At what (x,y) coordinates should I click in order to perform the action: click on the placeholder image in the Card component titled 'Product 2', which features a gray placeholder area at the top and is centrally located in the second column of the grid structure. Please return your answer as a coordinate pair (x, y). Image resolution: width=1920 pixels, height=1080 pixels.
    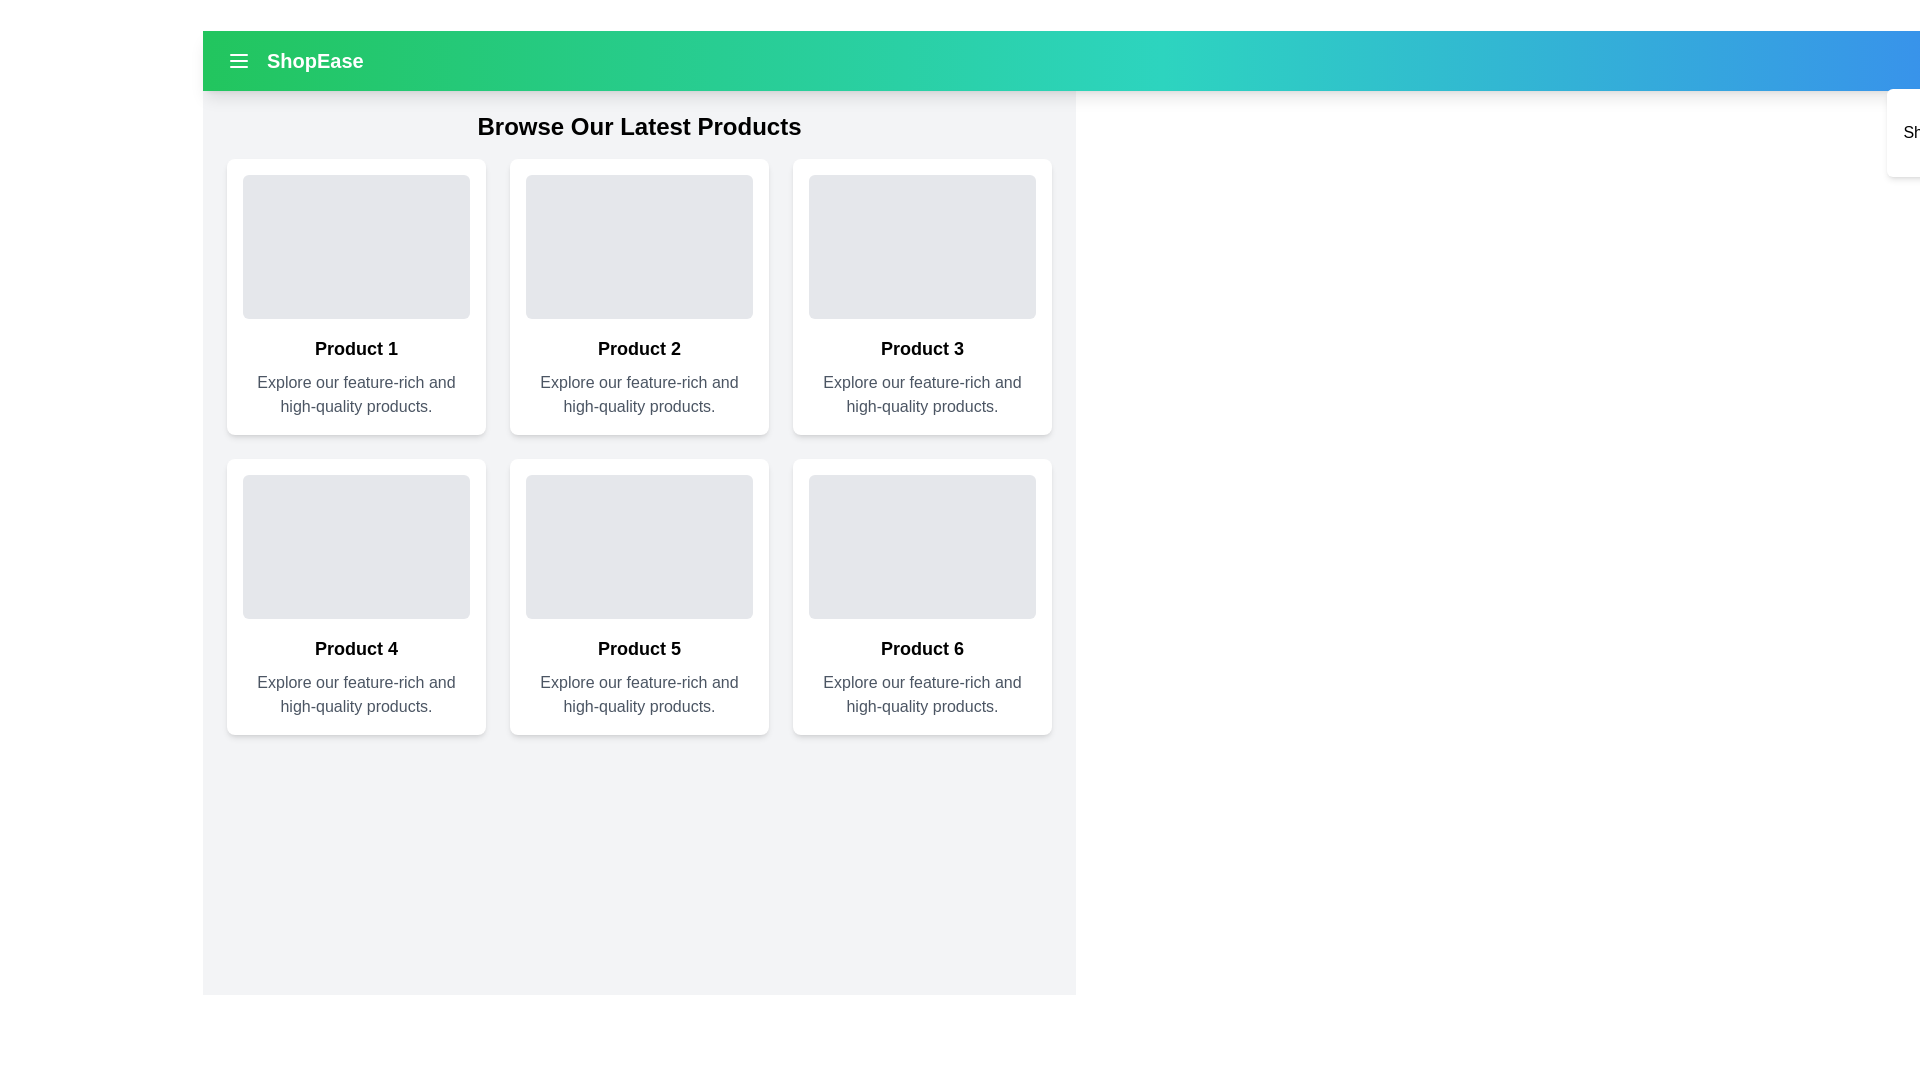
    Looking at the image, I should click on (638, 297).